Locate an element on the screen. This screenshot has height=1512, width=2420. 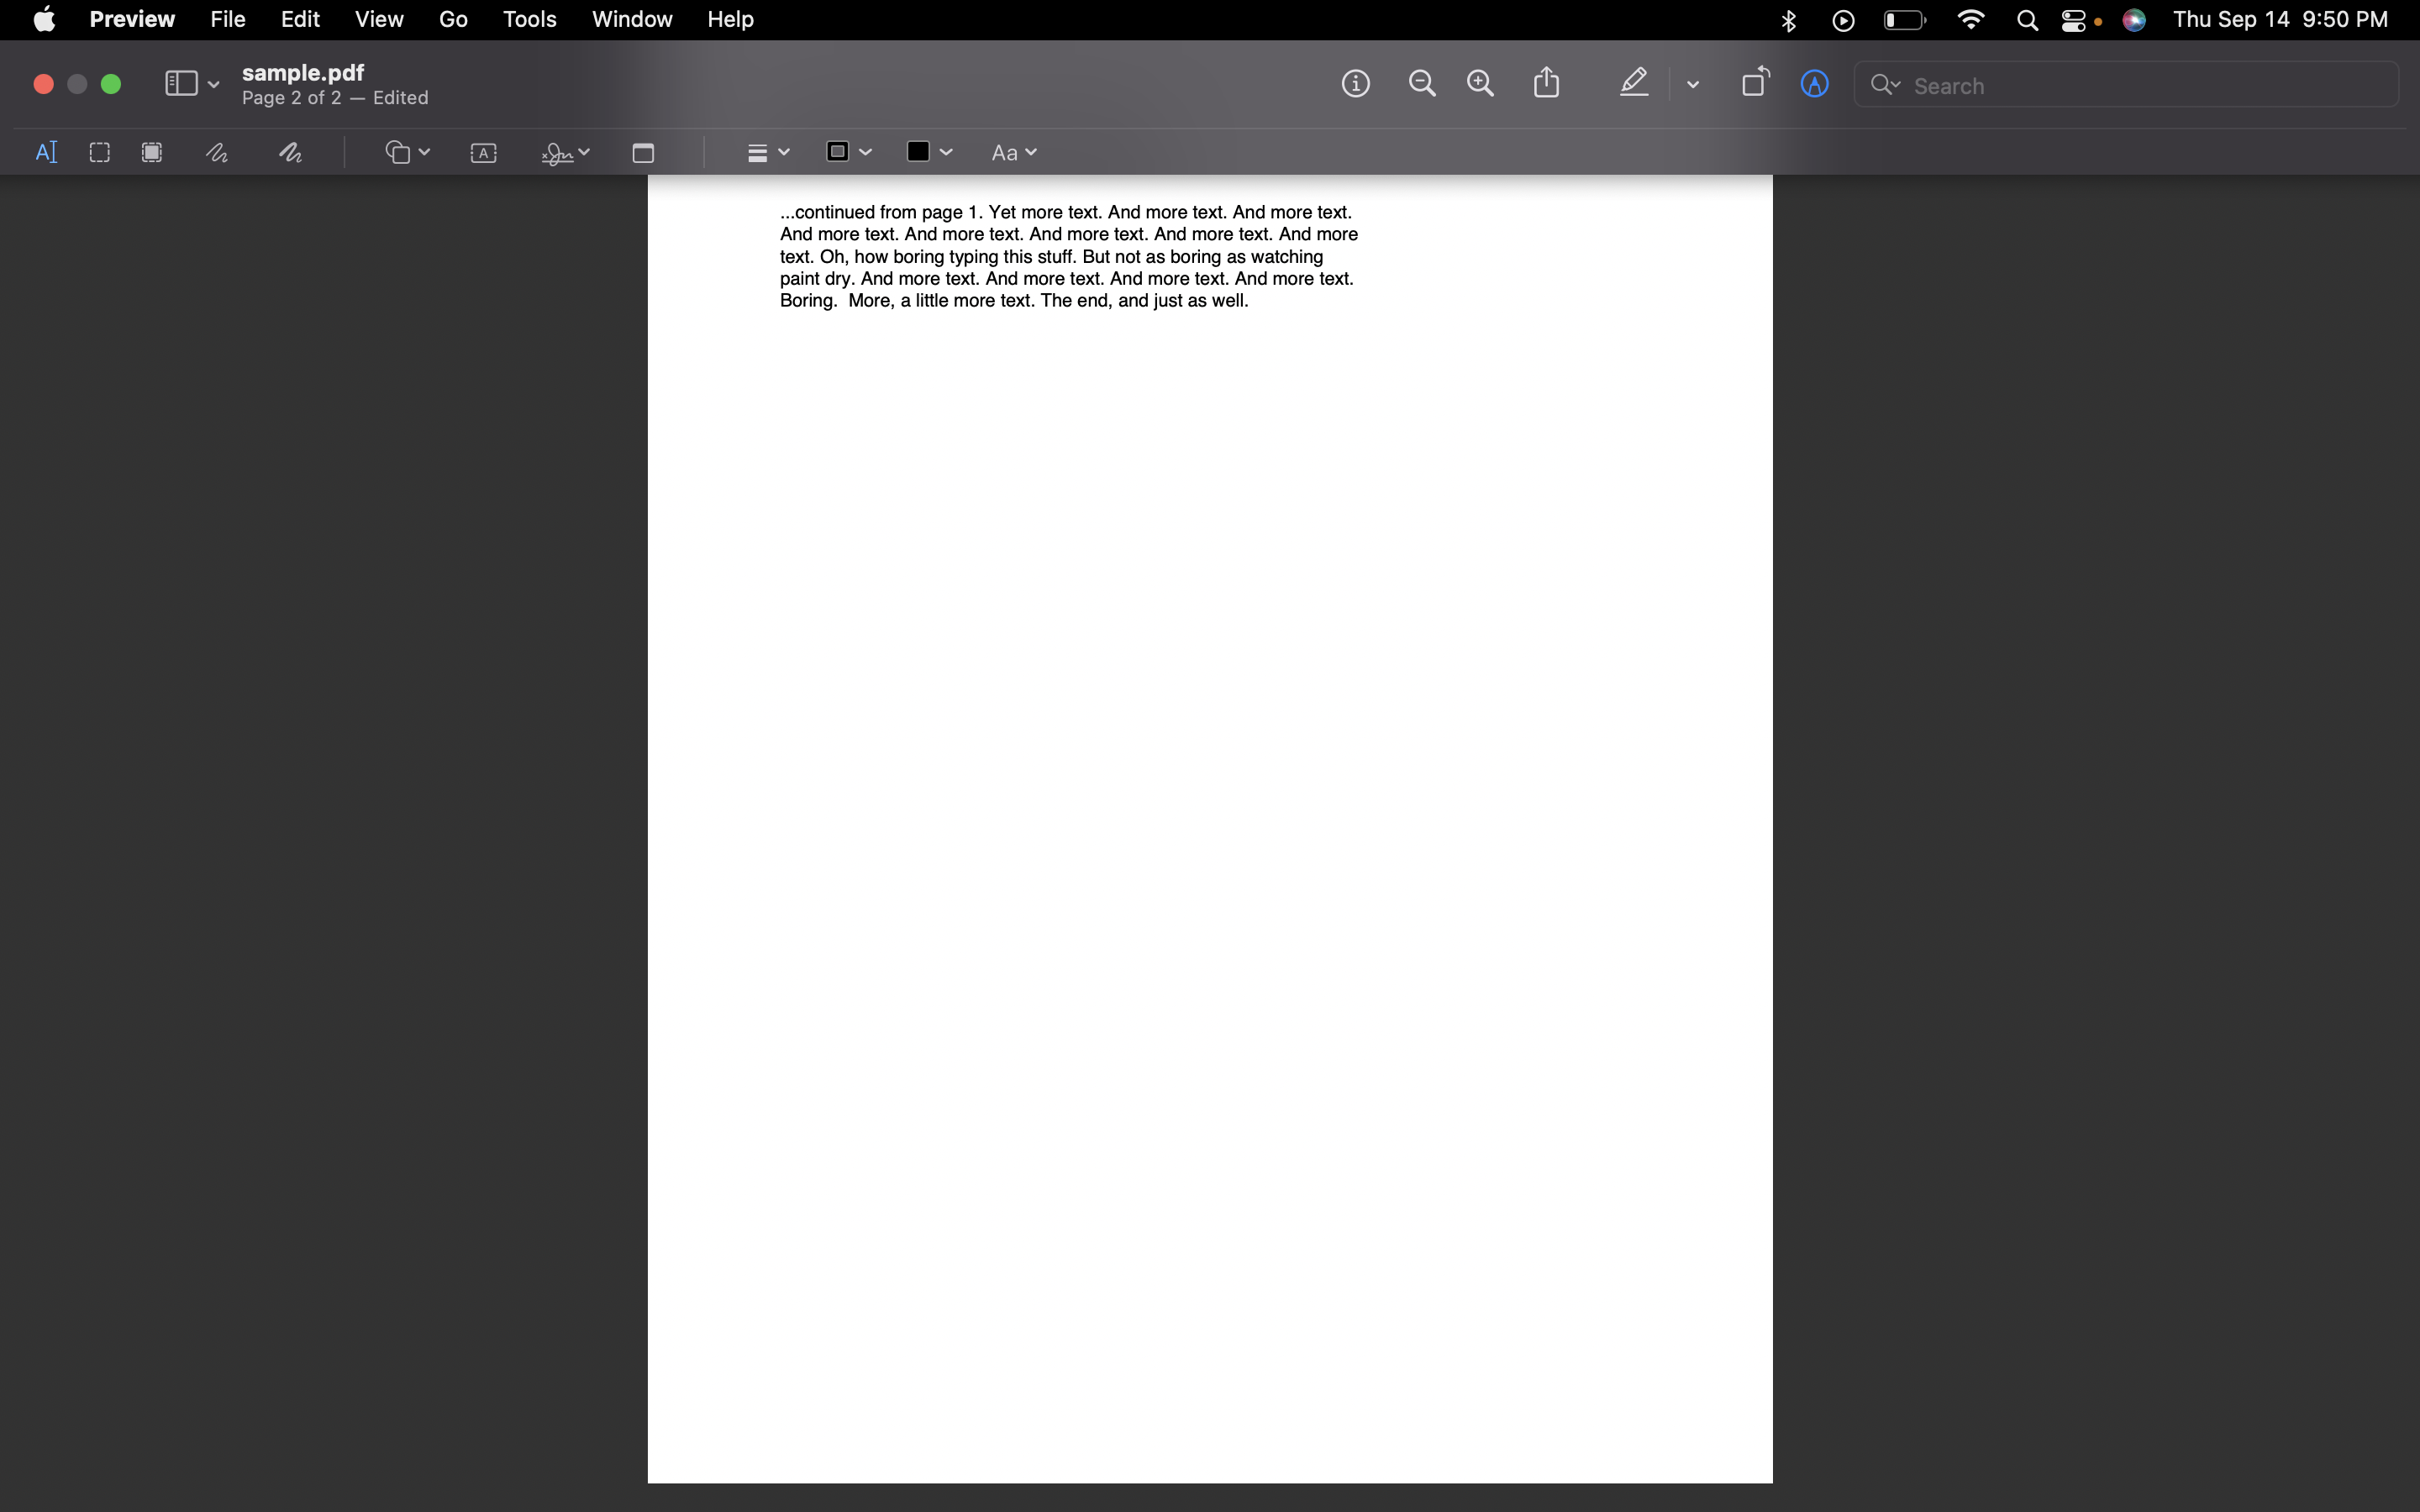
the control to design forms on the display is located at coordinates (406, 153).